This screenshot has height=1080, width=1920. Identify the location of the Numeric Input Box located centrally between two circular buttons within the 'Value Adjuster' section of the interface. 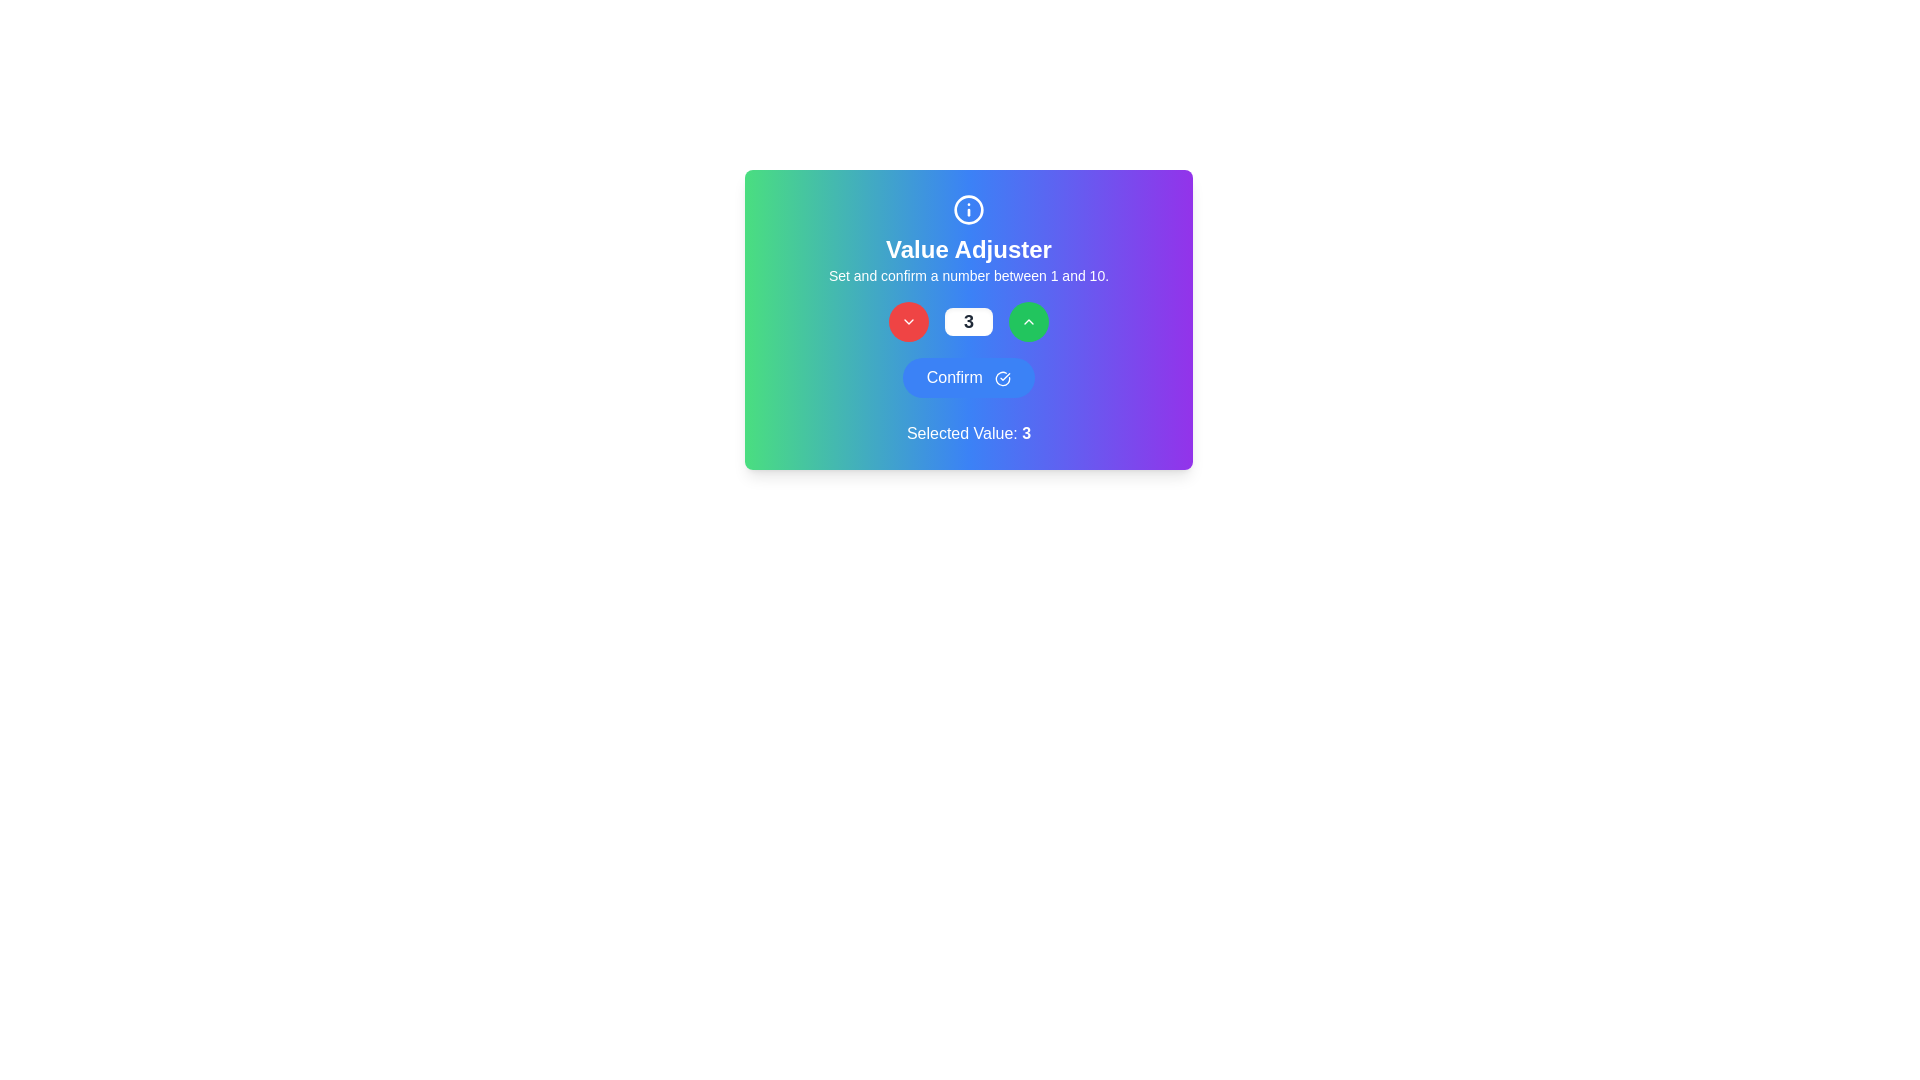
(969, 320).